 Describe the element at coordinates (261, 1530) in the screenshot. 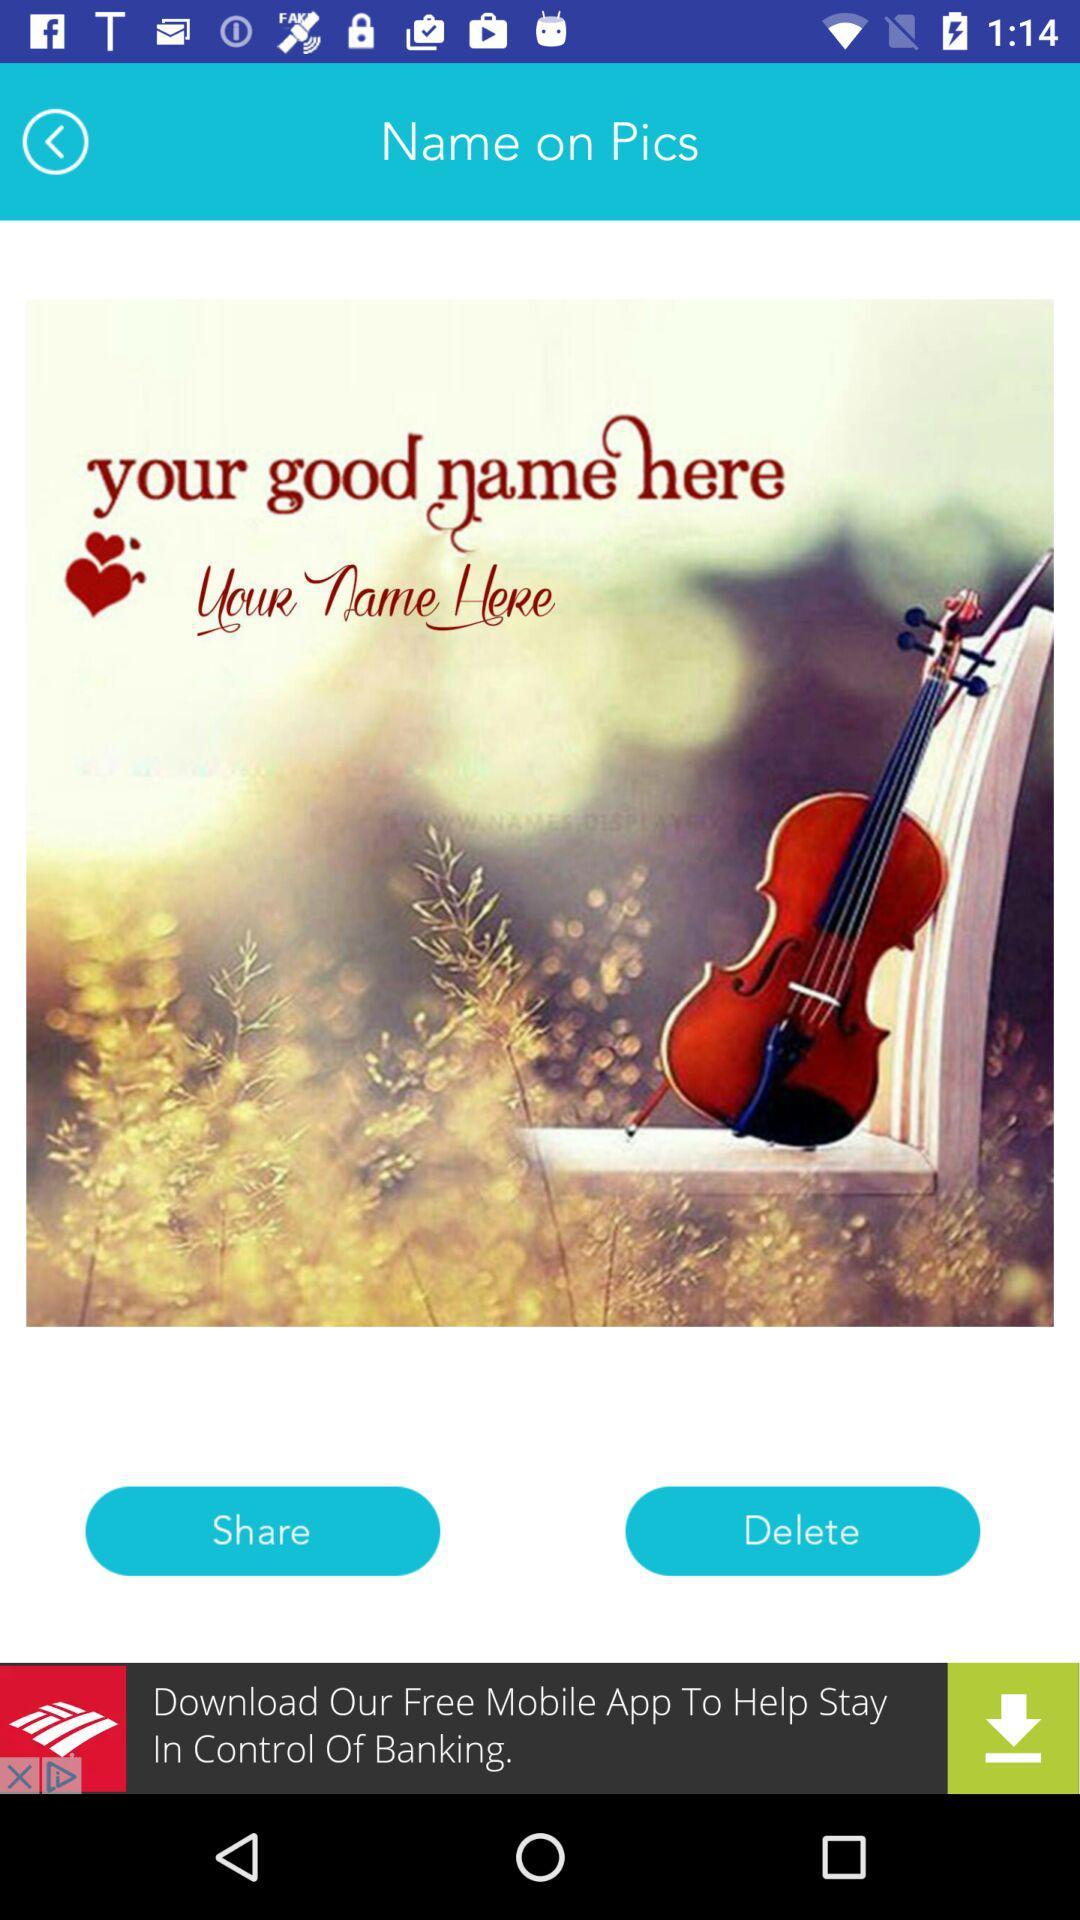

I see `share the article` at that location.